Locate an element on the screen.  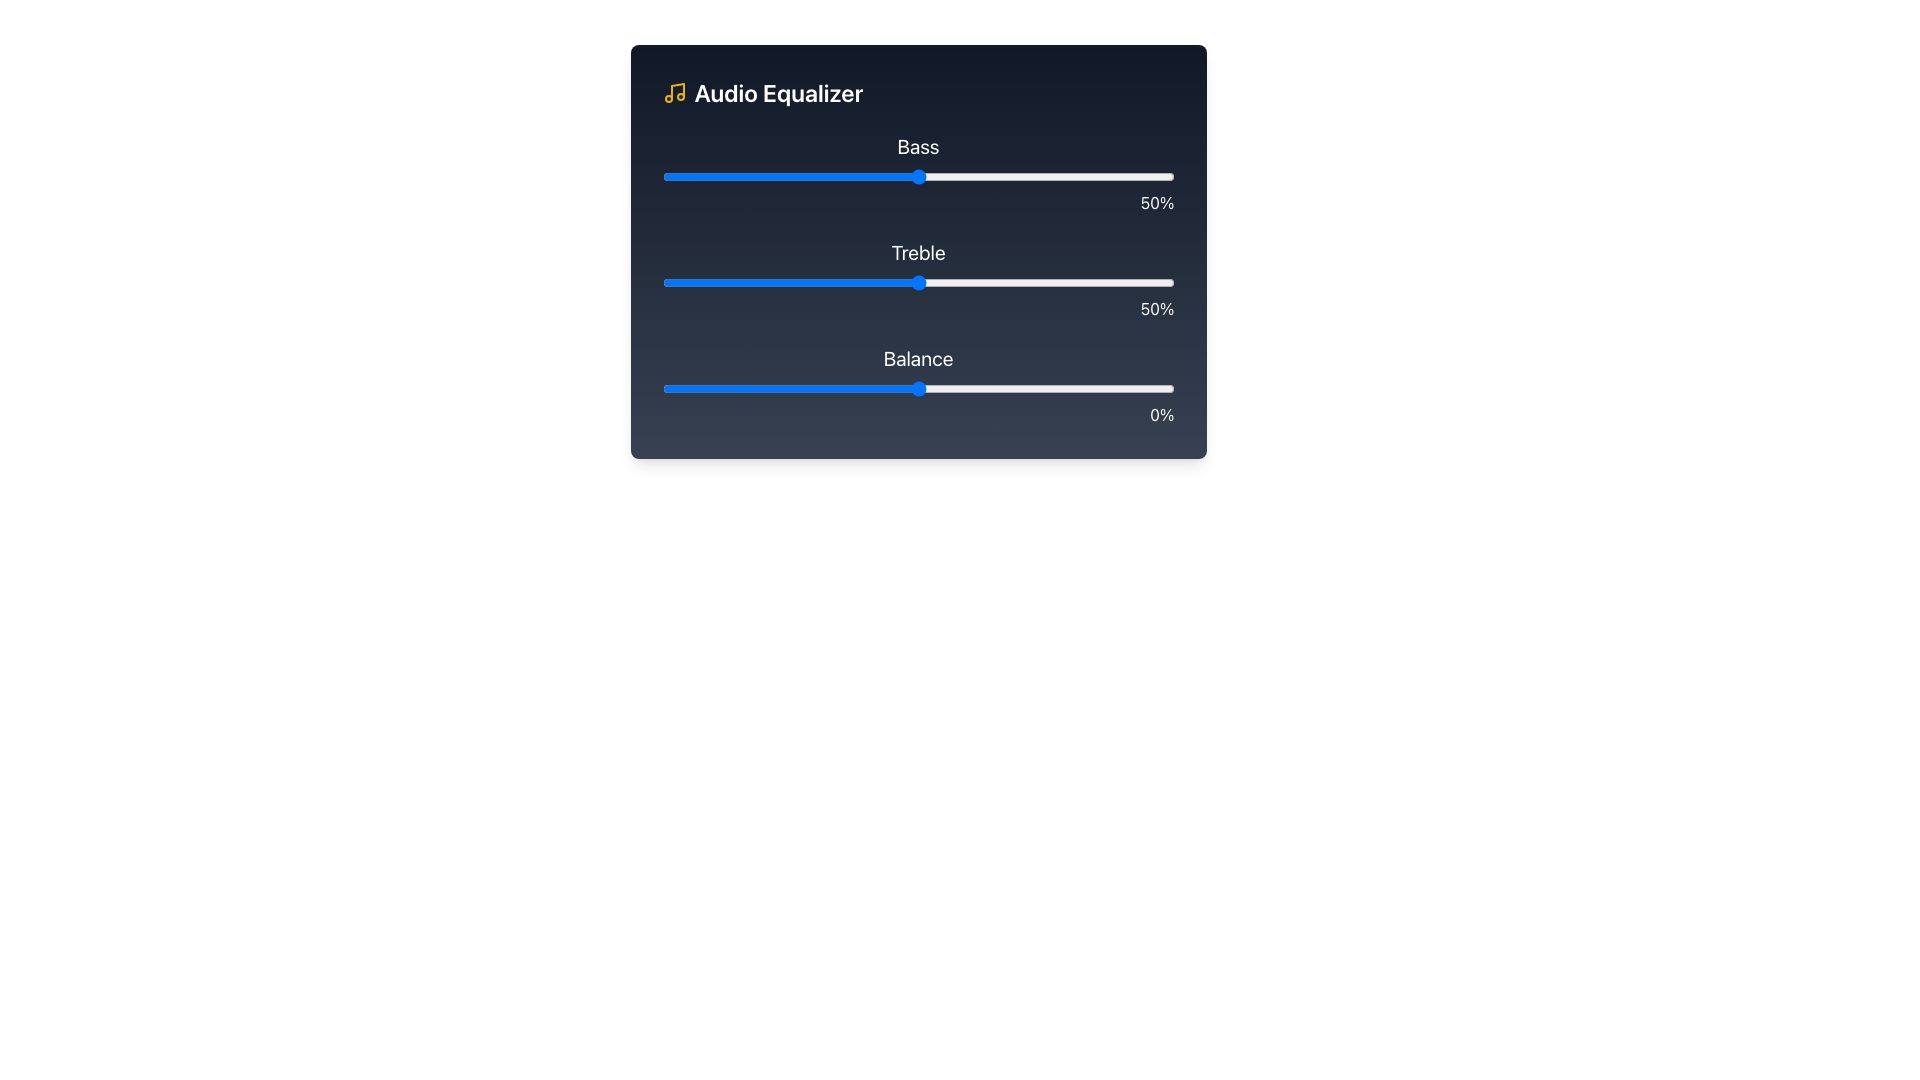
the bass level is located at coordinates (938, 176).